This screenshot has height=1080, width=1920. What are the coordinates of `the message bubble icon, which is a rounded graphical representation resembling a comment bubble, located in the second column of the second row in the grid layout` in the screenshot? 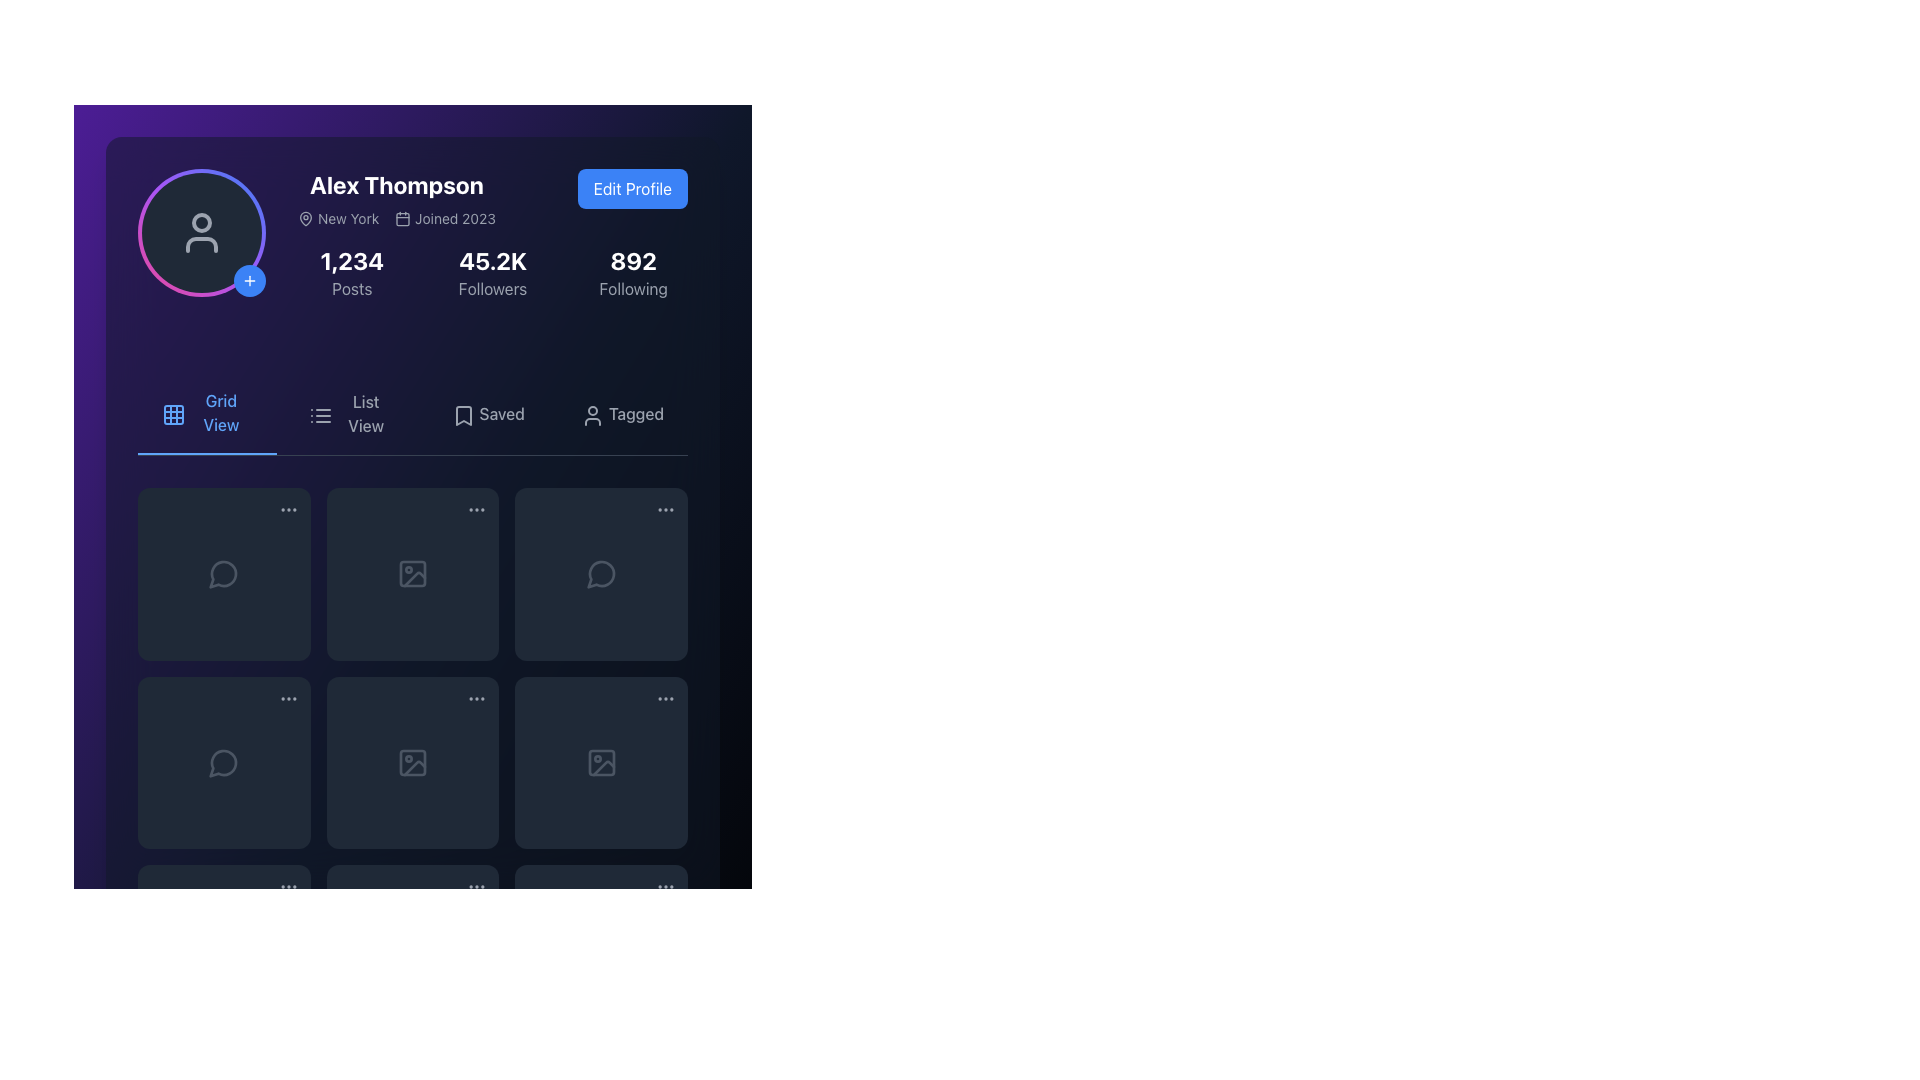 It's located at (599, 574).